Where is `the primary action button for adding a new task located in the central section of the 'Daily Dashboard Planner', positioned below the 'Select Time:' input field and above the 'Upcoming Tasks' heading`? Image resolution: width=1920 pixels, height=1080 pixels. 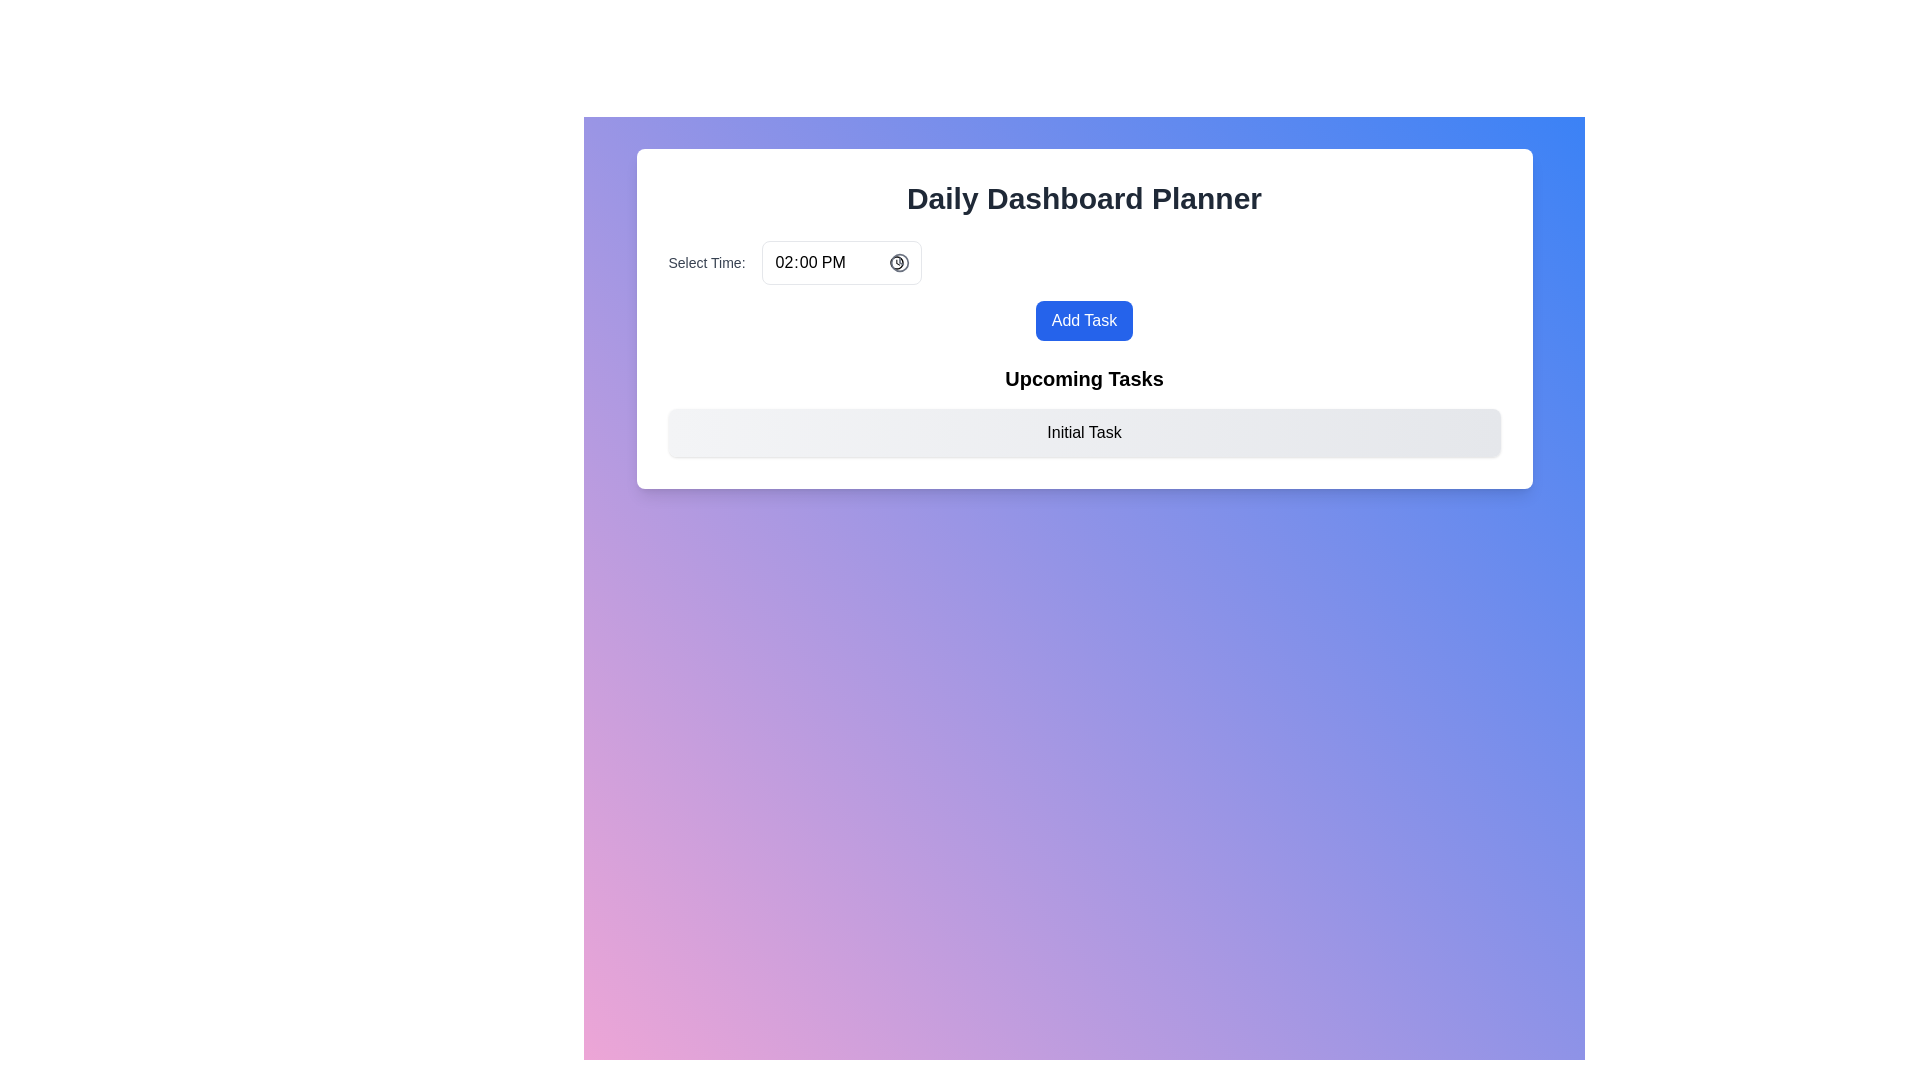
the primary action button for adding a new task located in the central section of the 'Daily Dashboard Planner', positioned below the 'Select Time:' input field and above the 'Upcoming Tasks' heading is located at coordinates (1083, 319).